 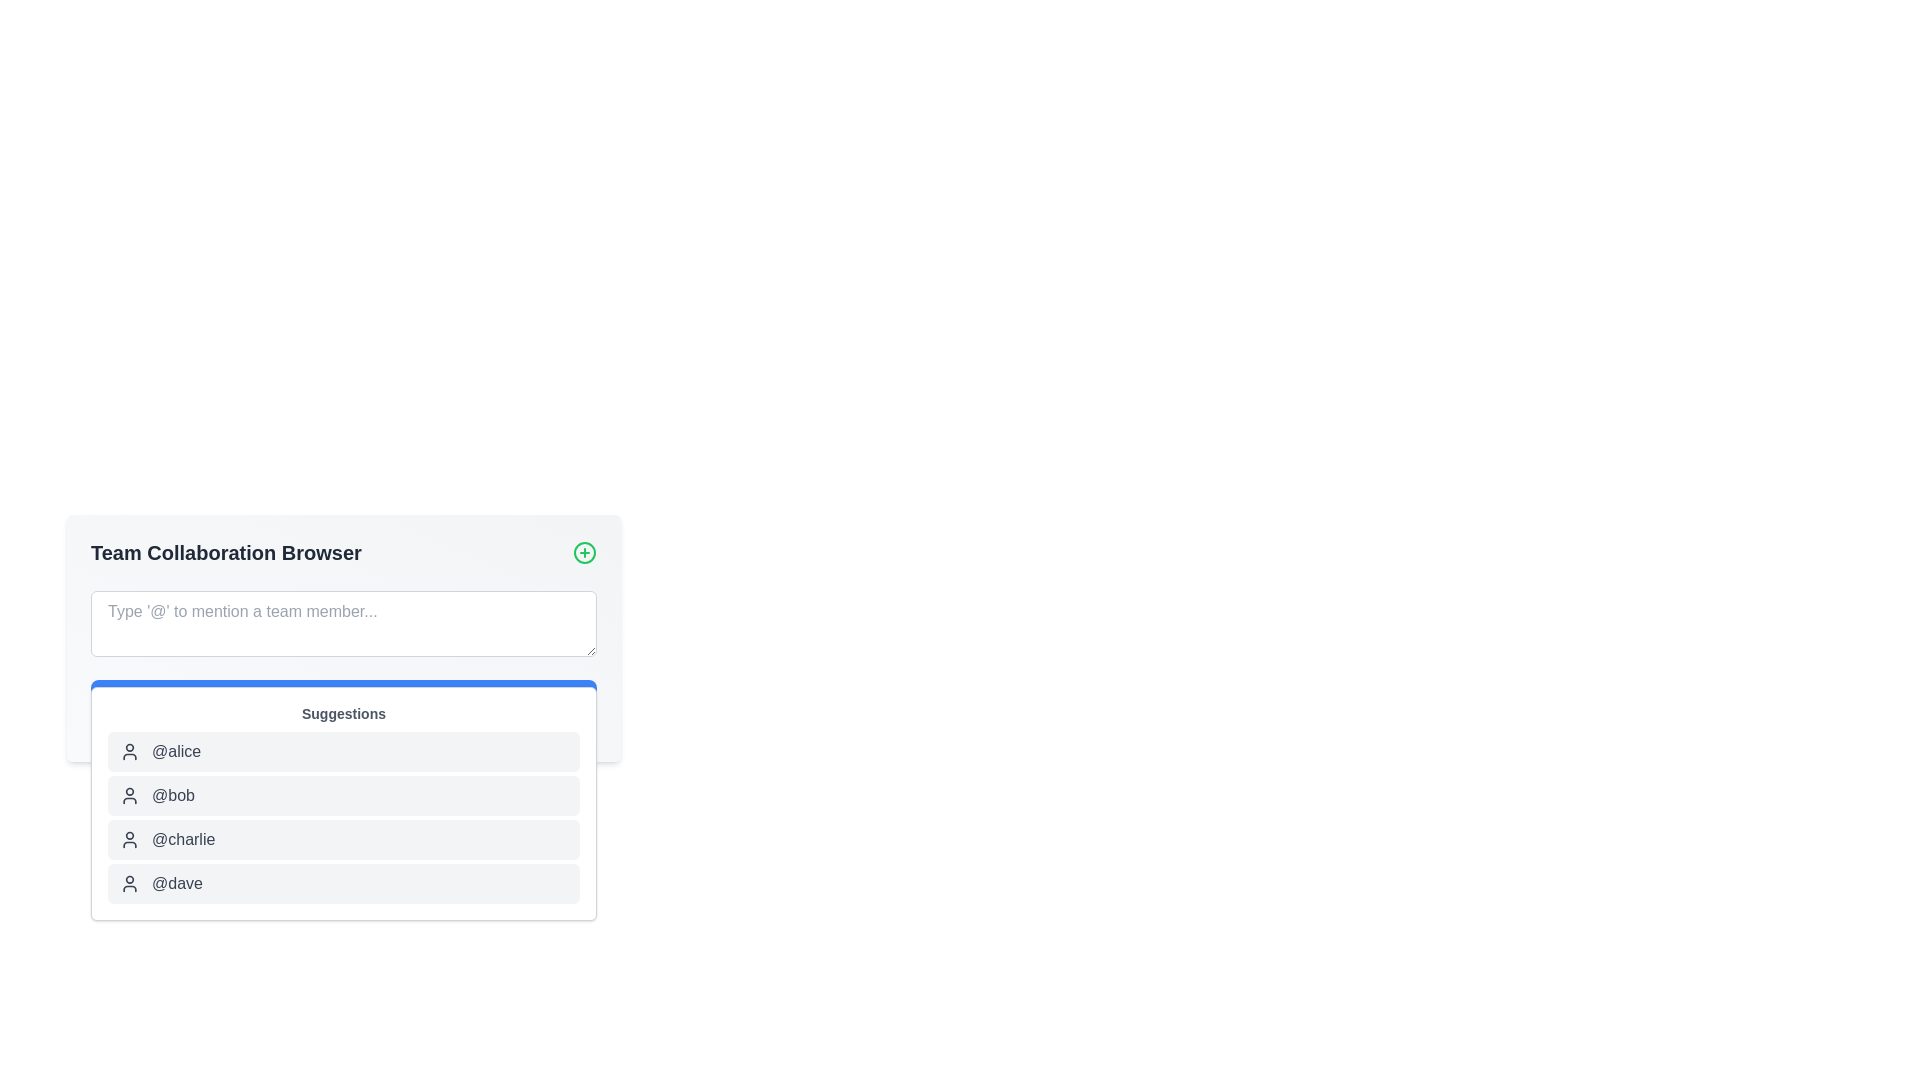 I want to click on the user profile icon representing the account '@dave' in the suggestion list by moving the cursor to its center point, so click(x=128, y=882).